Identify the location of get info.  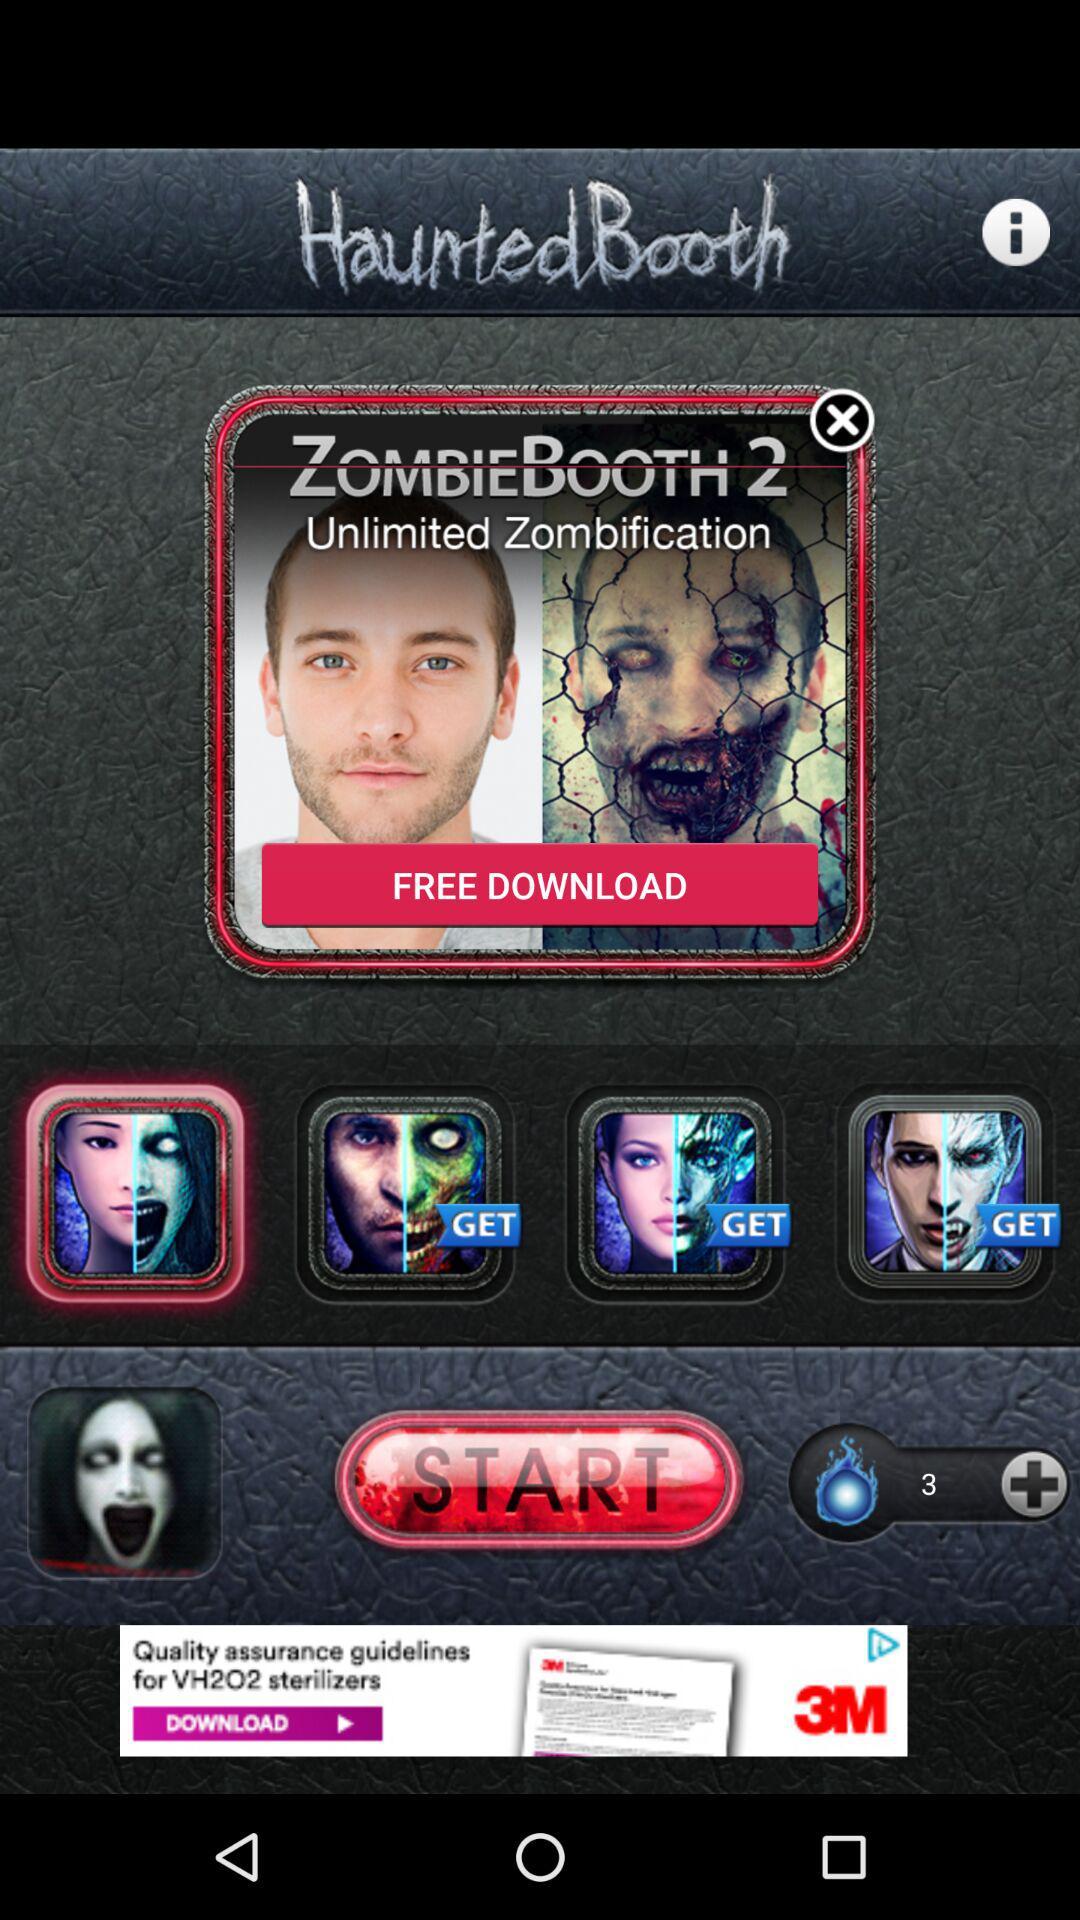
(1016, 232).